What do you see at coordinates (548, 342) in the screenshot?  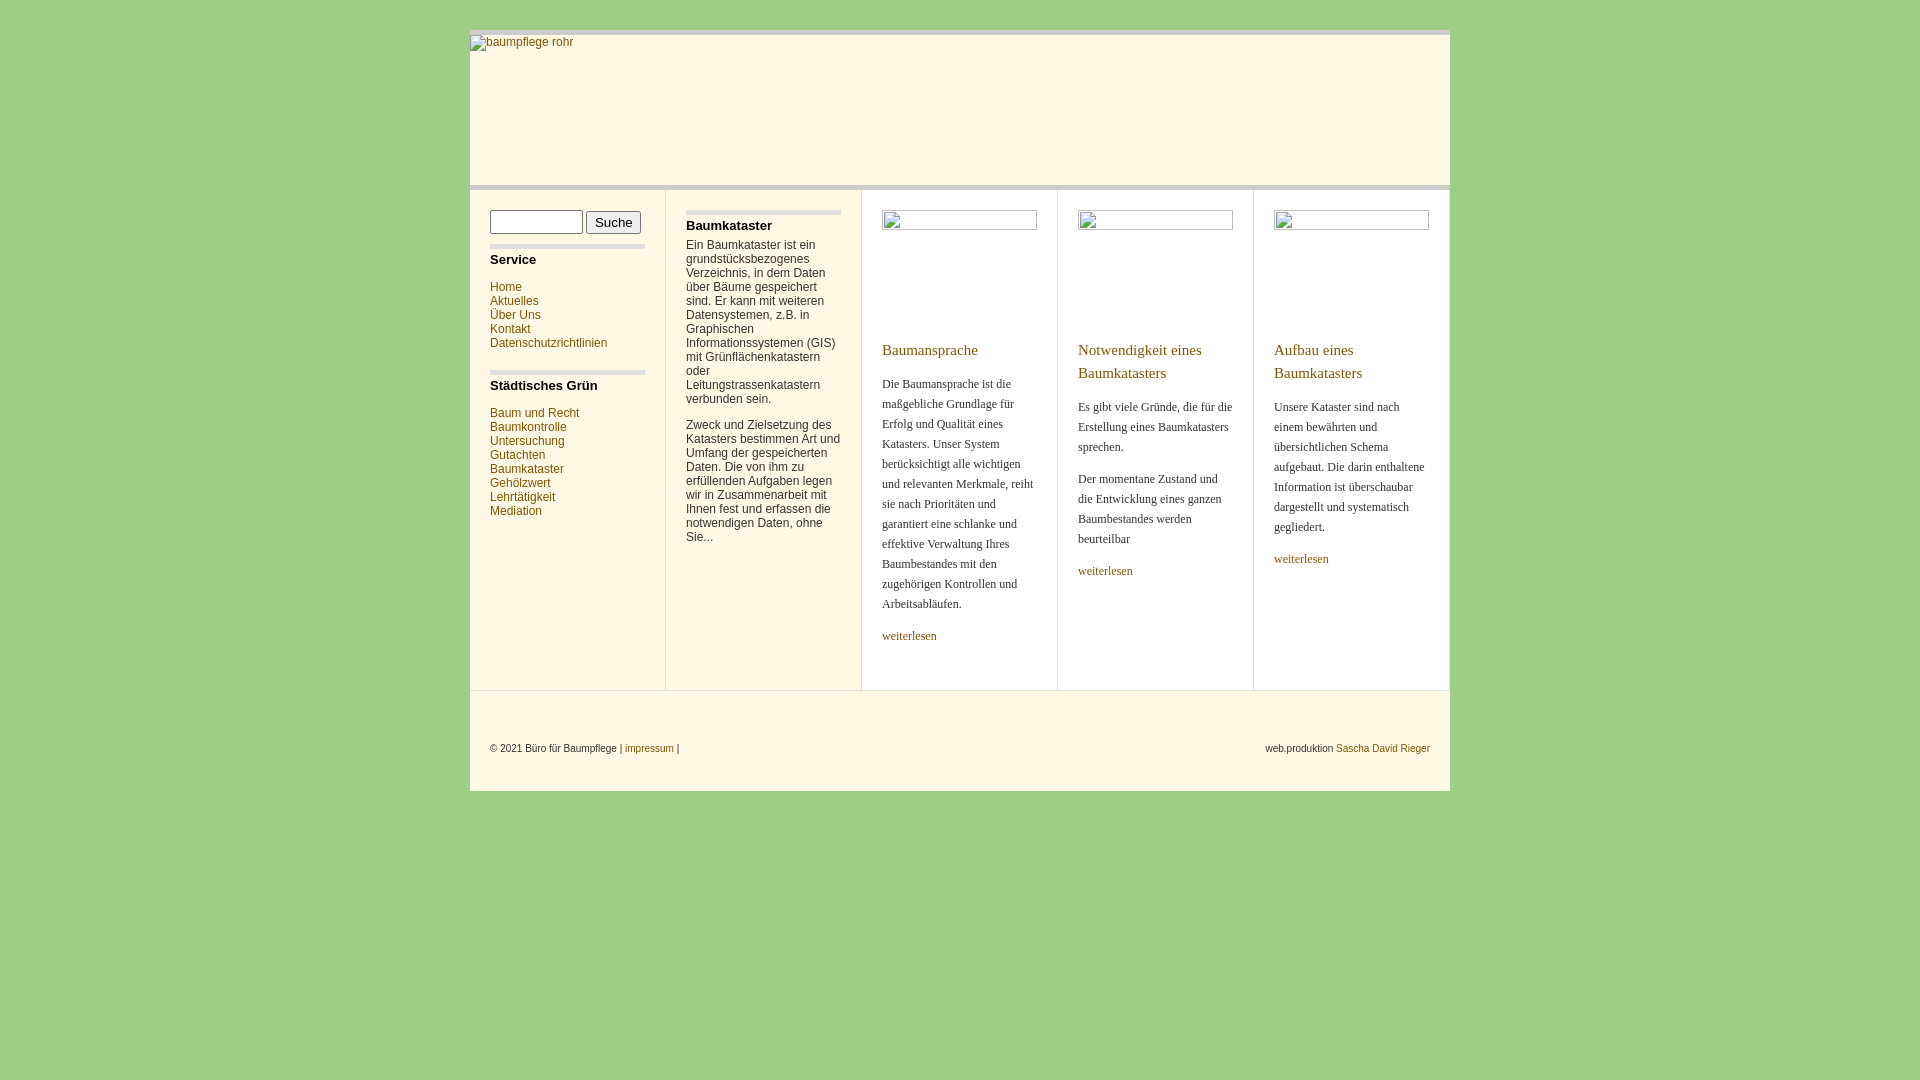 I see `'Datenschutzrichtlinien'` at bounding box center [548, 342].